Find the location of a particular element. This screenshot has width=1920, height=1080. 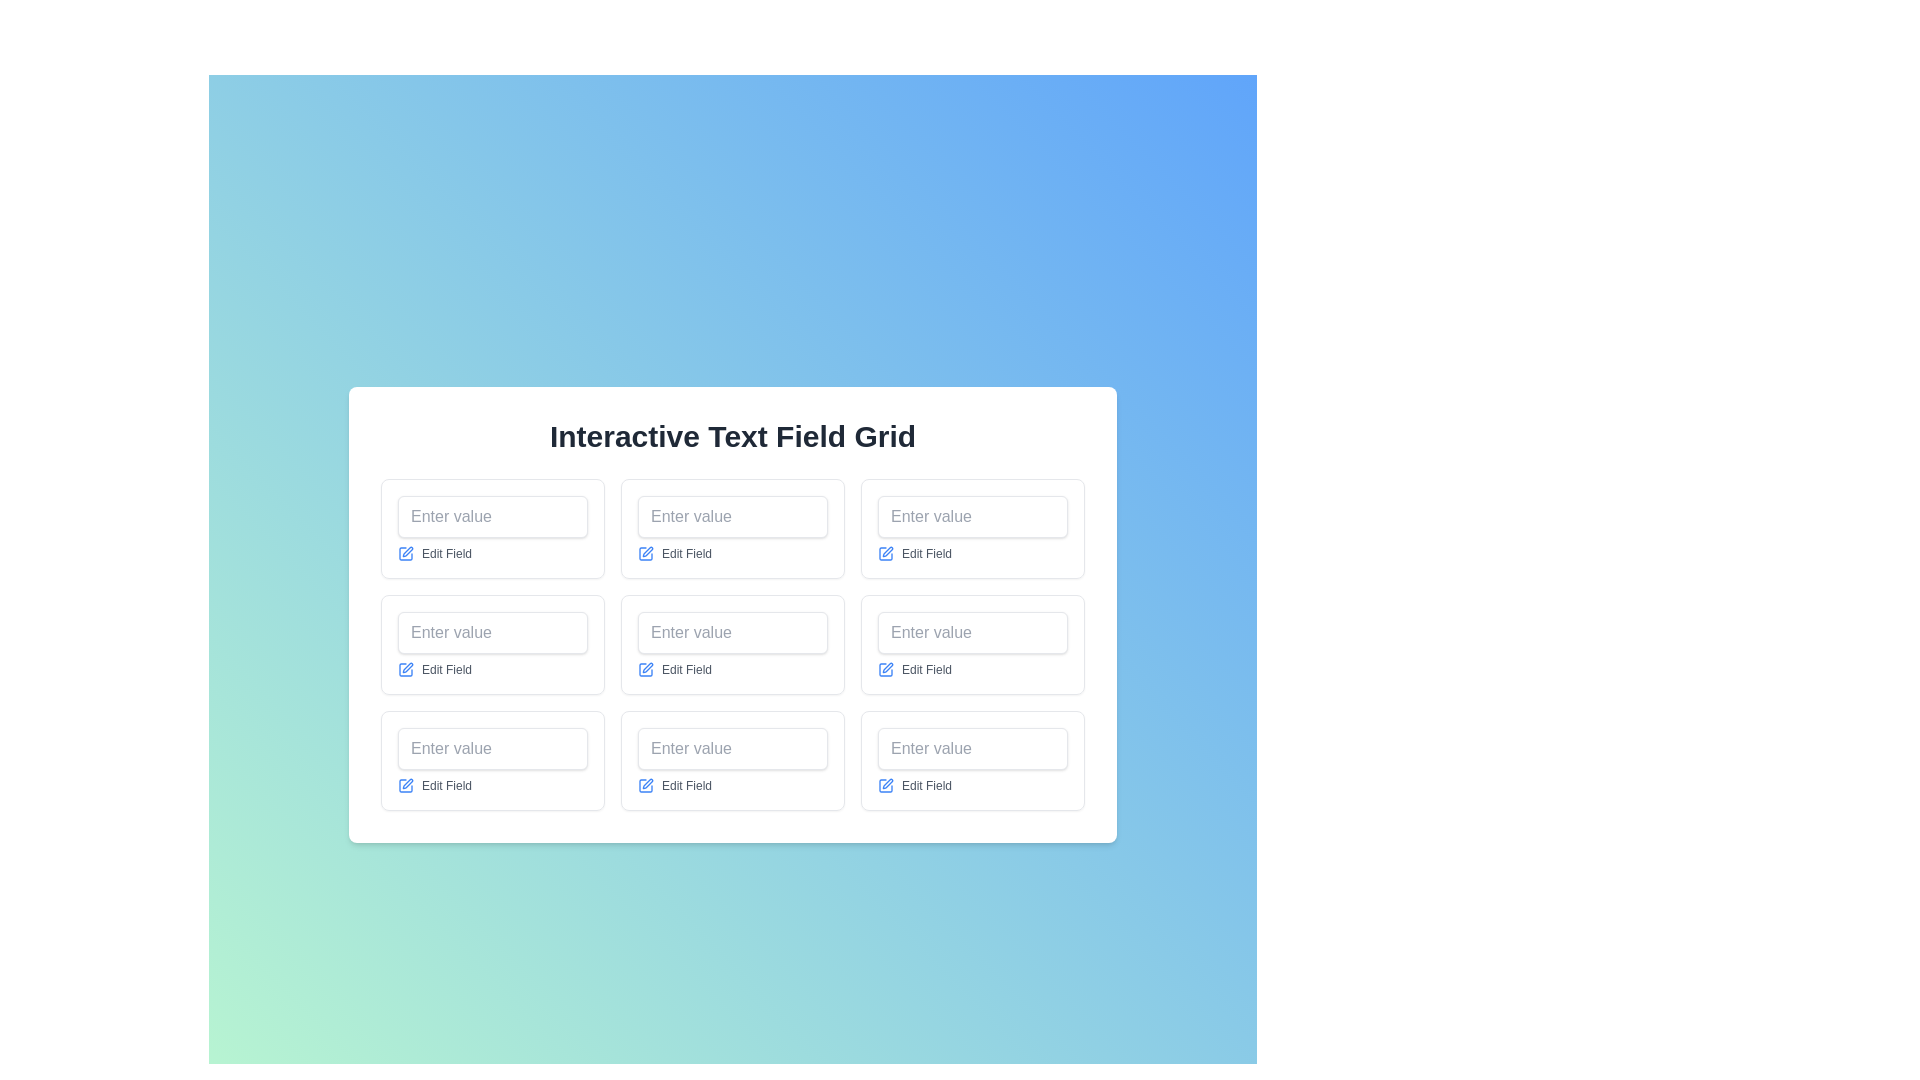

the blue pen icon that is part of the 'Edit Field' button, located next to the text label within the grid layout is located at coordinates (885, 554).